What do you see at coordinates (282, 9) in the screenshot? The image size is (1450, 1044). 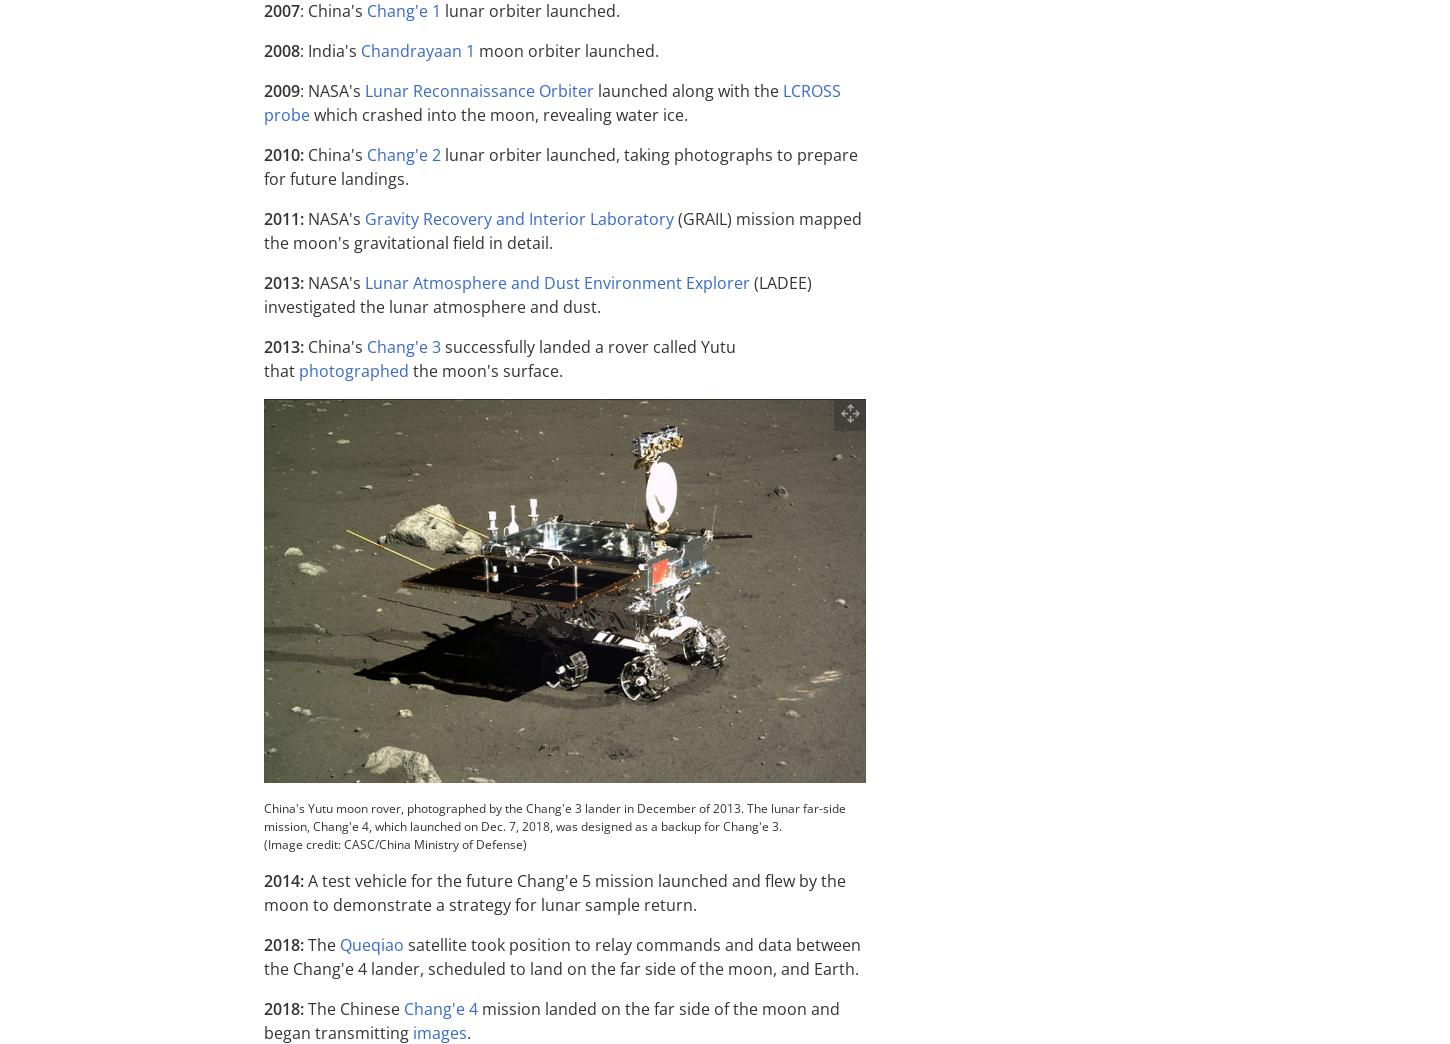 I see `'2007'` at bounding box center [282, 9].